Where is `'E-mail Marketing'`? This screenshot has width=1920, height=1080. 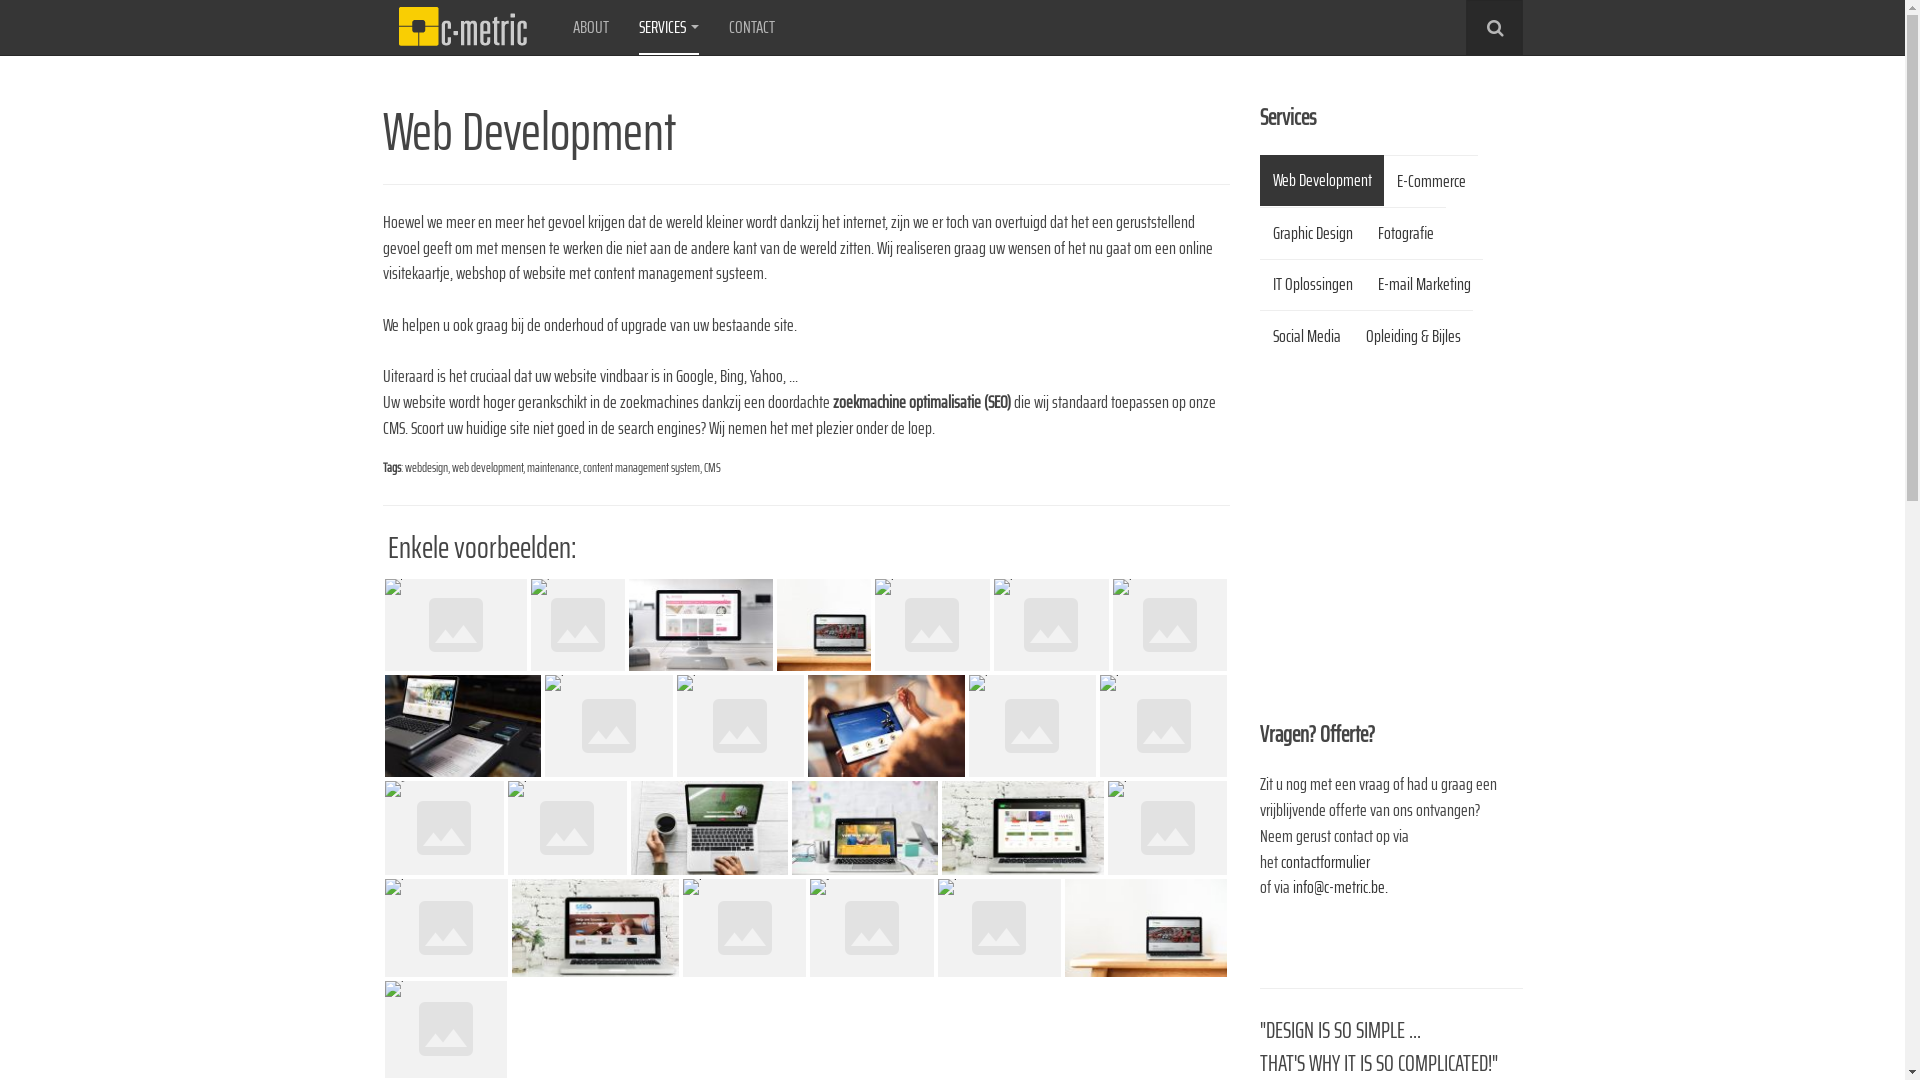 'E-mail Marketing' is located at coordinates (1363, 285).